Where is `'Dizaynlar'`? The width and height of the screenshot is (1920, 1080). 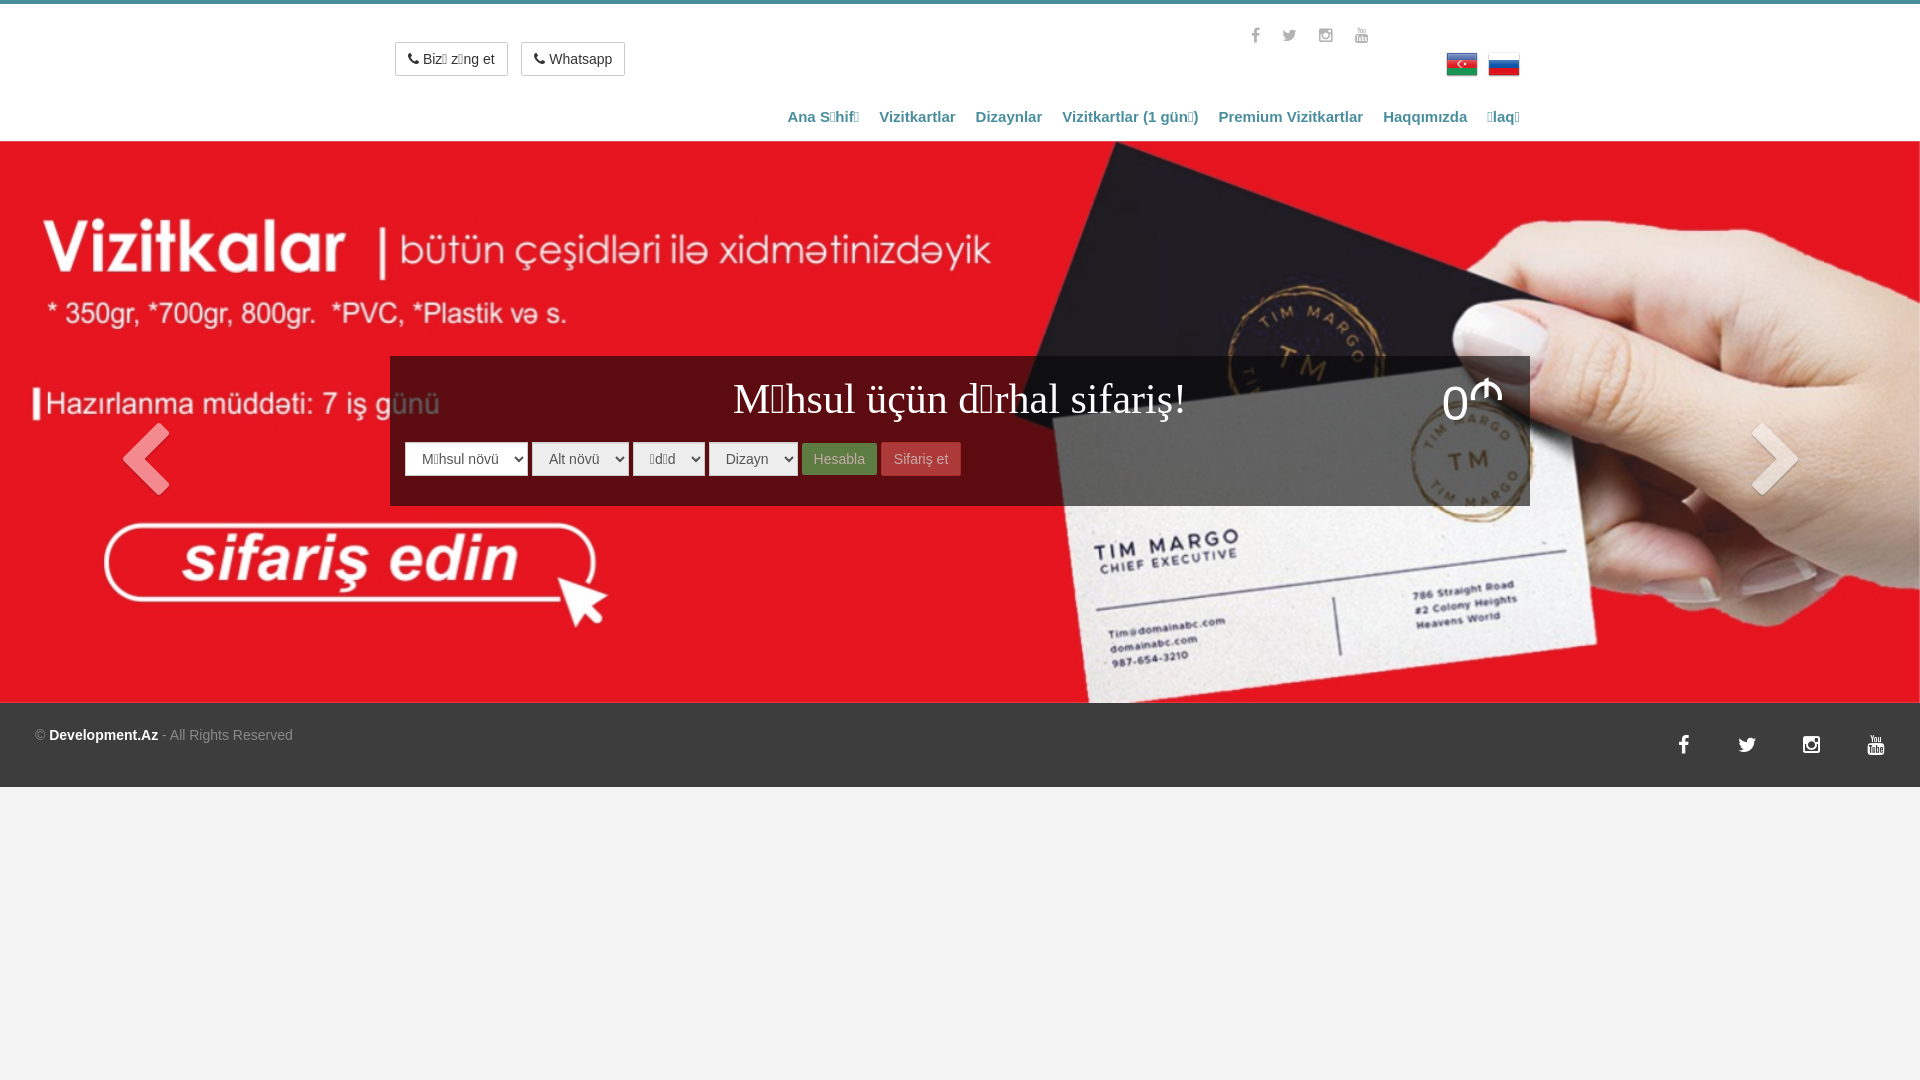
'Dizaynlar' is located at coordinates (1009, 118).